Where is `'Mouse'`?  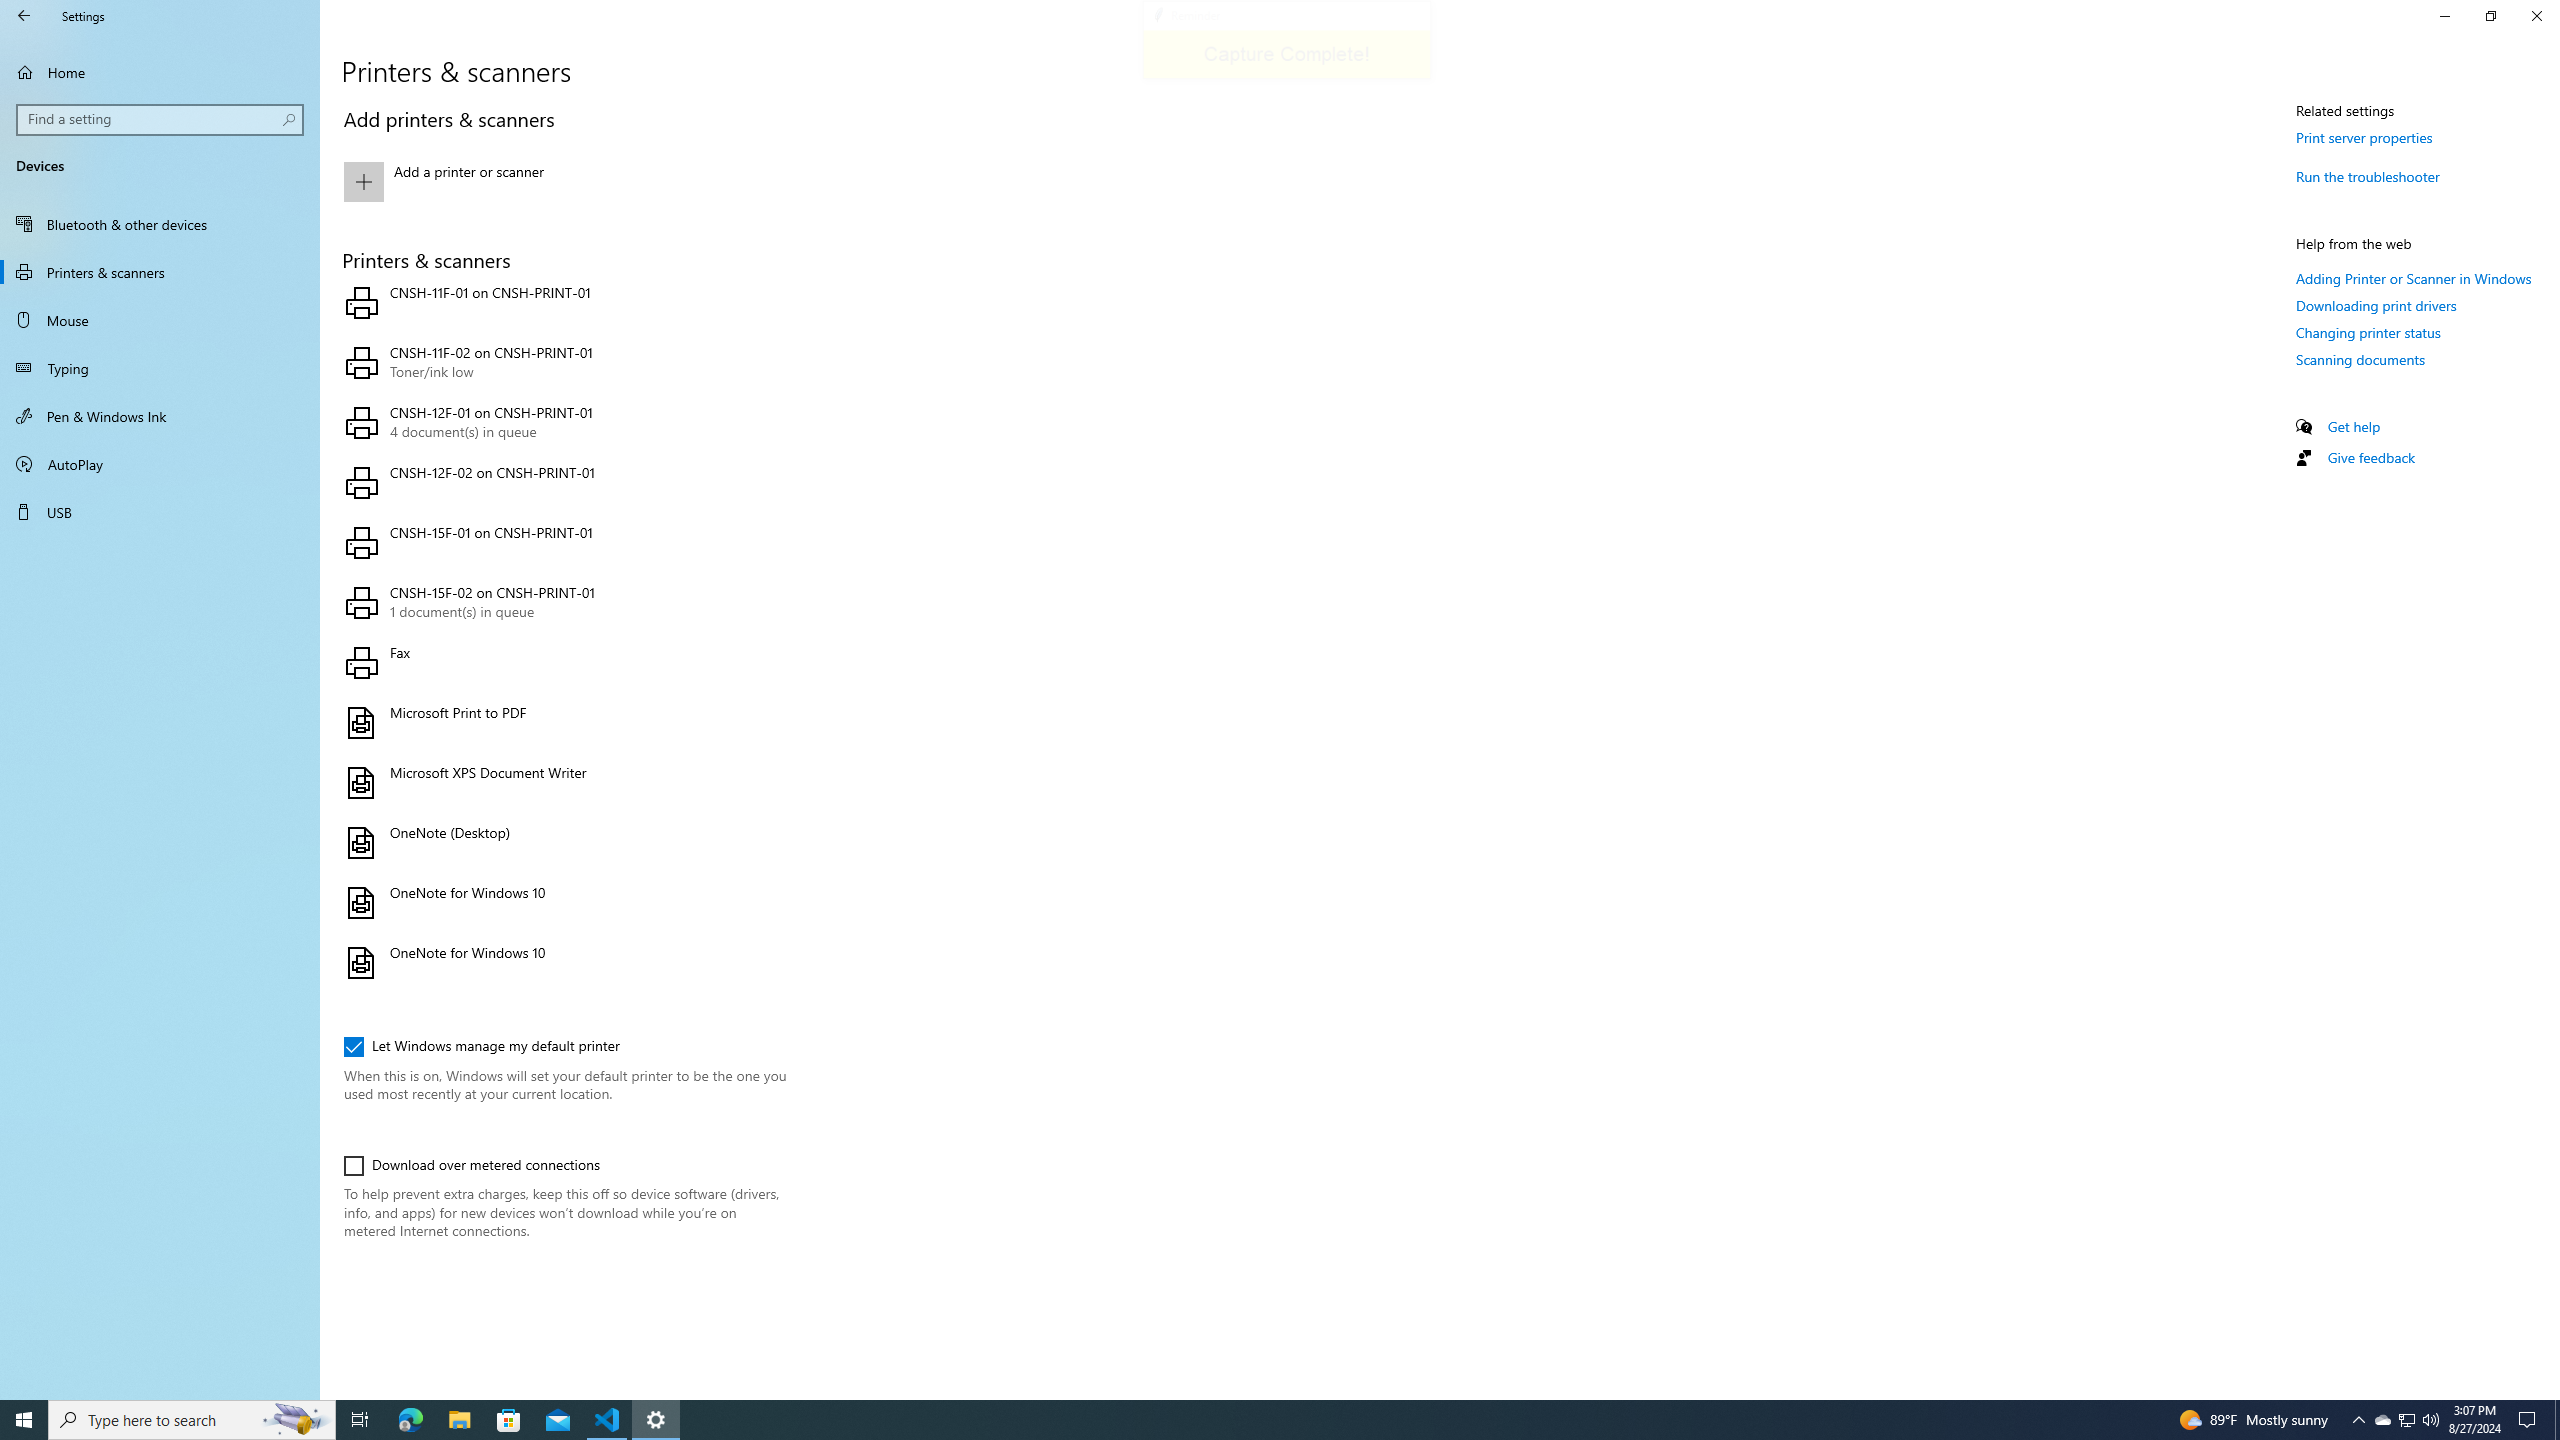 'Mouse' is located at coordinates (159, 319).